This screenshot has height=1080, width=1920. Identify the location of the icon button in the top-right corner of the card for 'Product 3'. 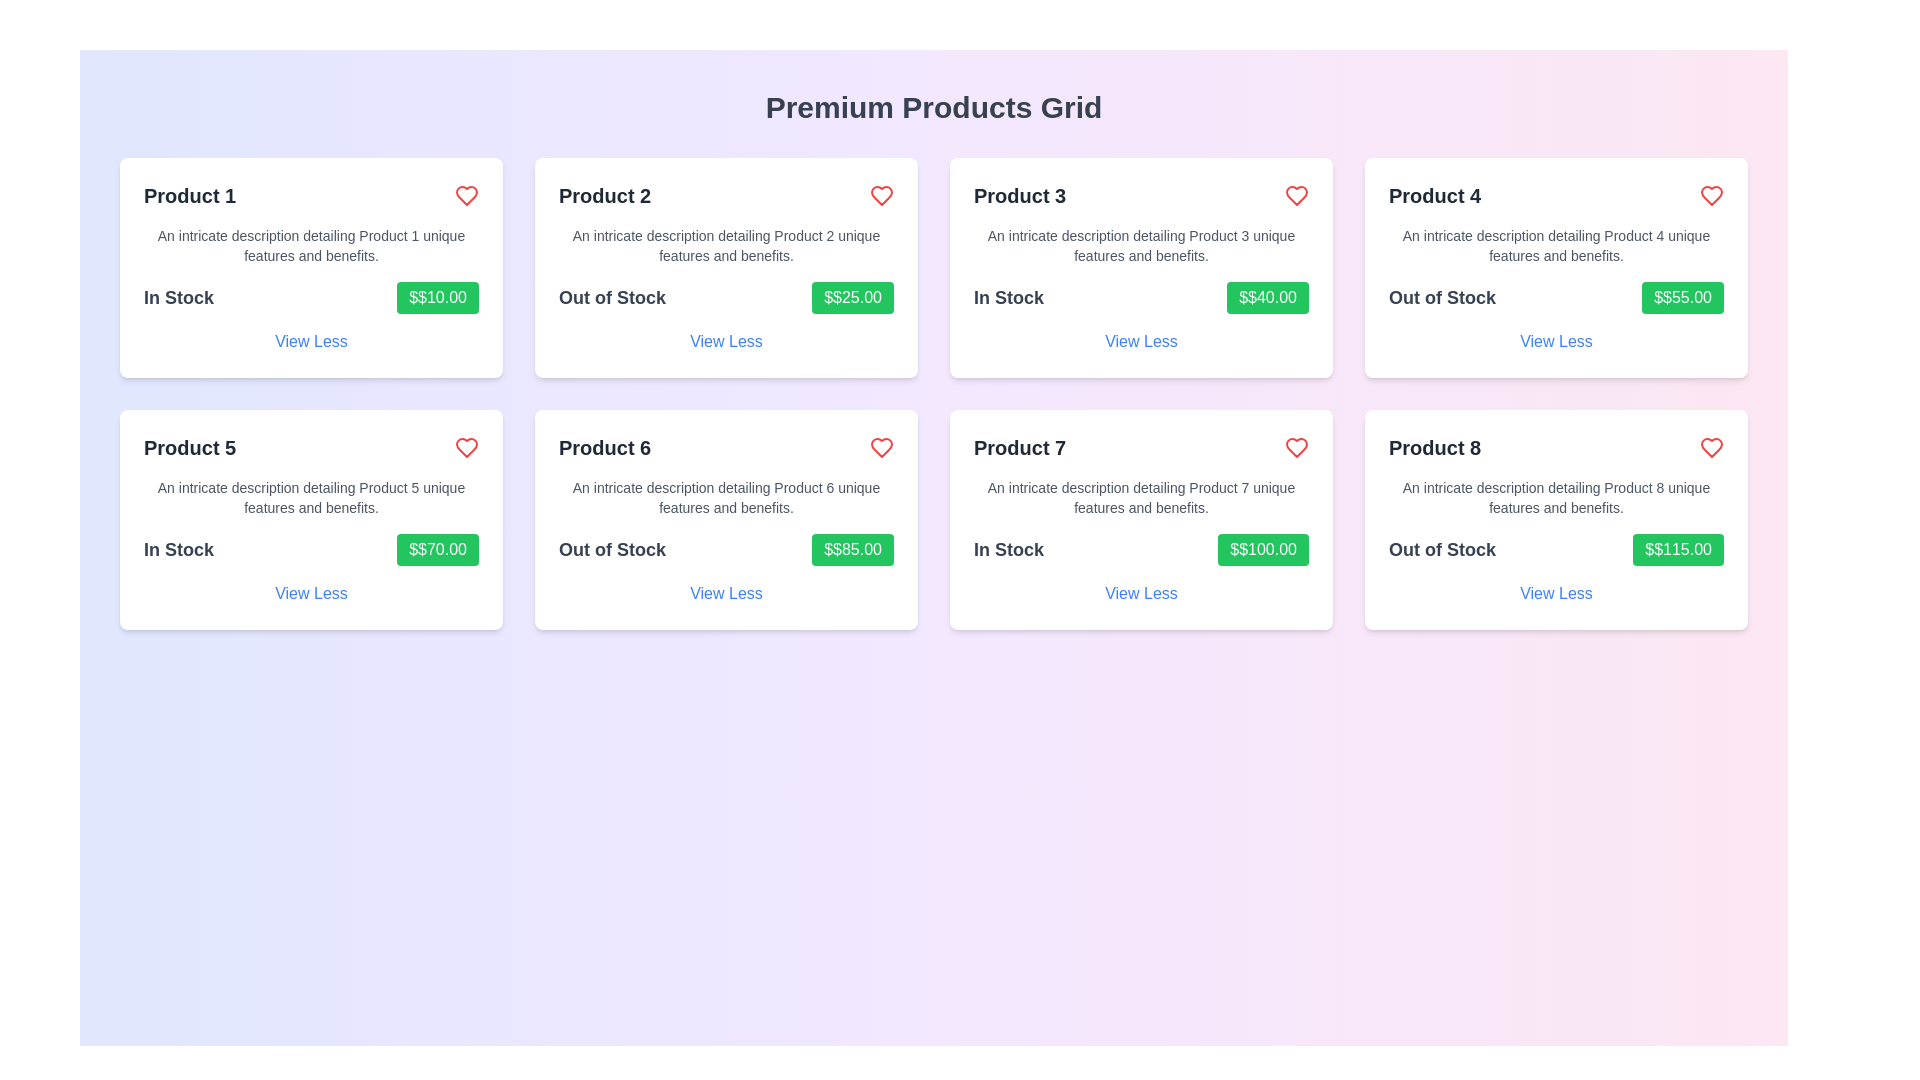
(1296, 196).